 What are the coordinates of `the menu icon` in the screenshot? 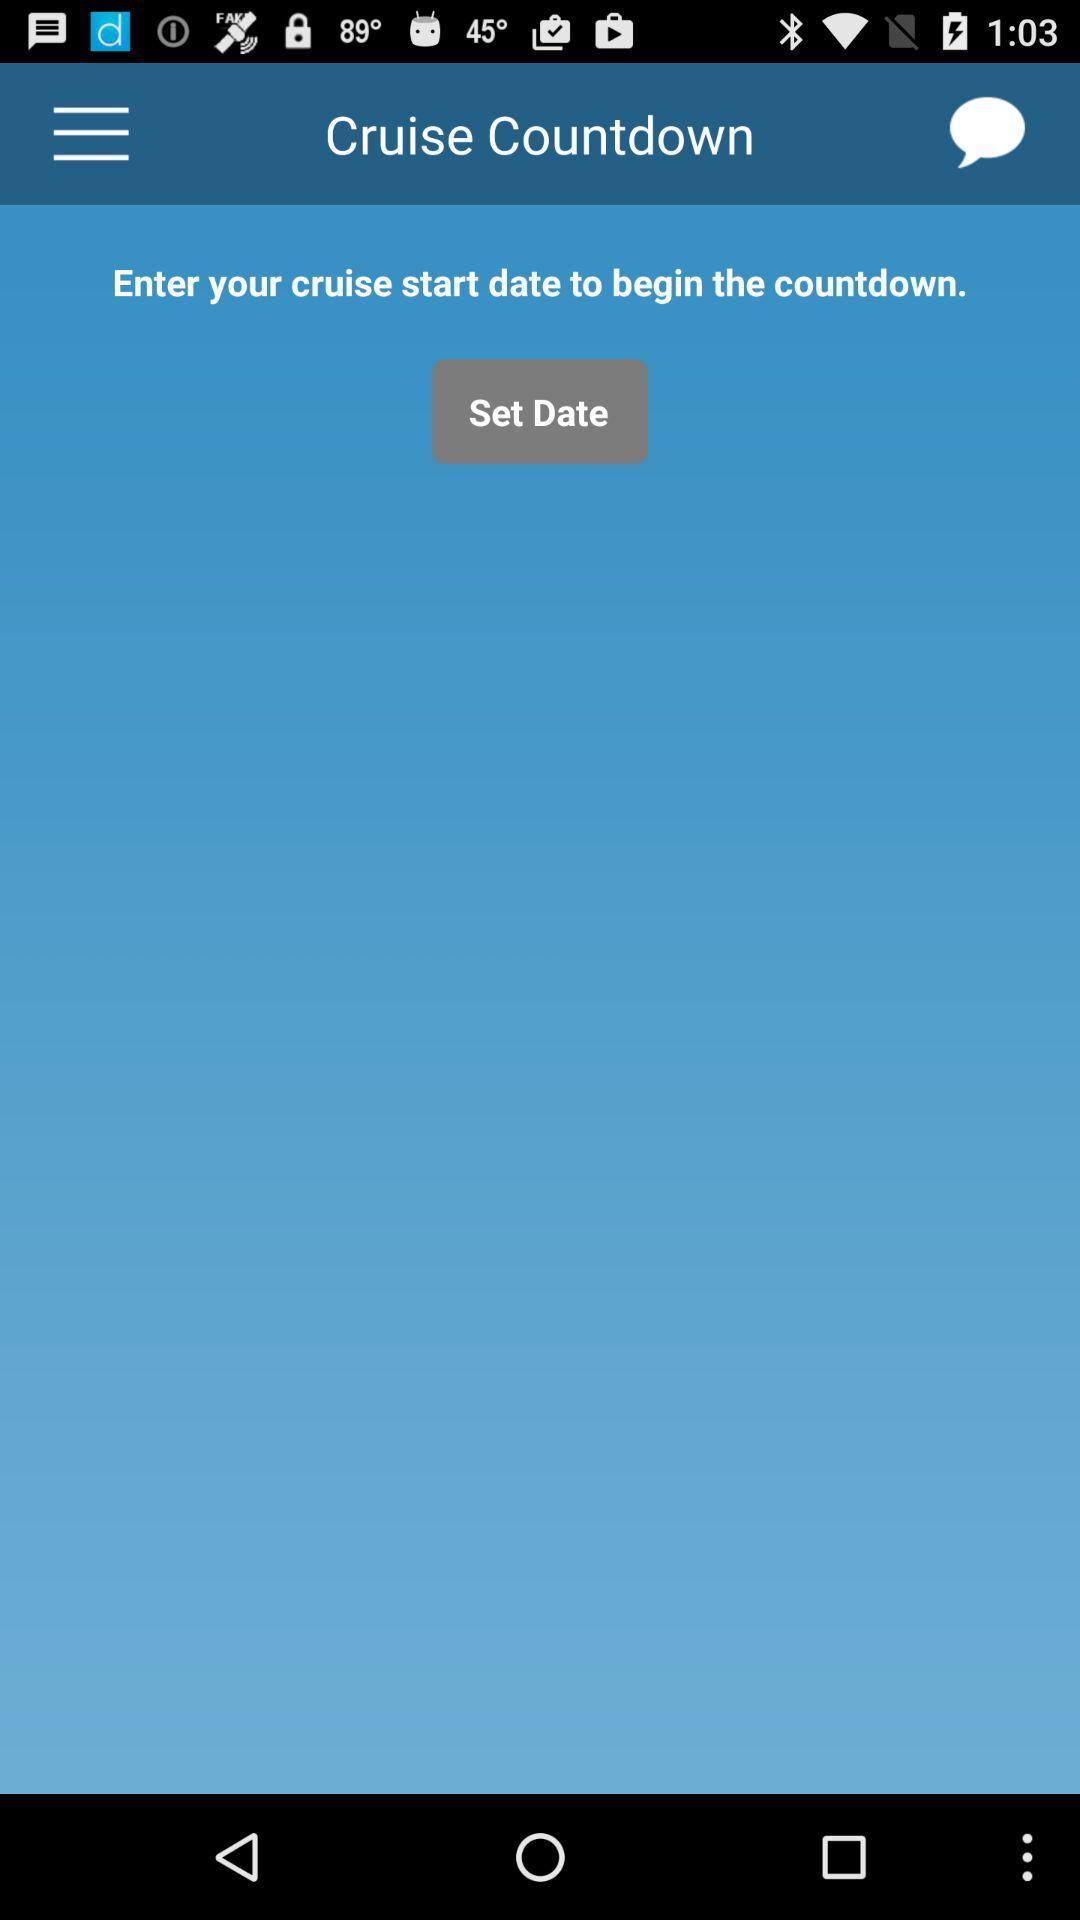 It's located at (91, 142).